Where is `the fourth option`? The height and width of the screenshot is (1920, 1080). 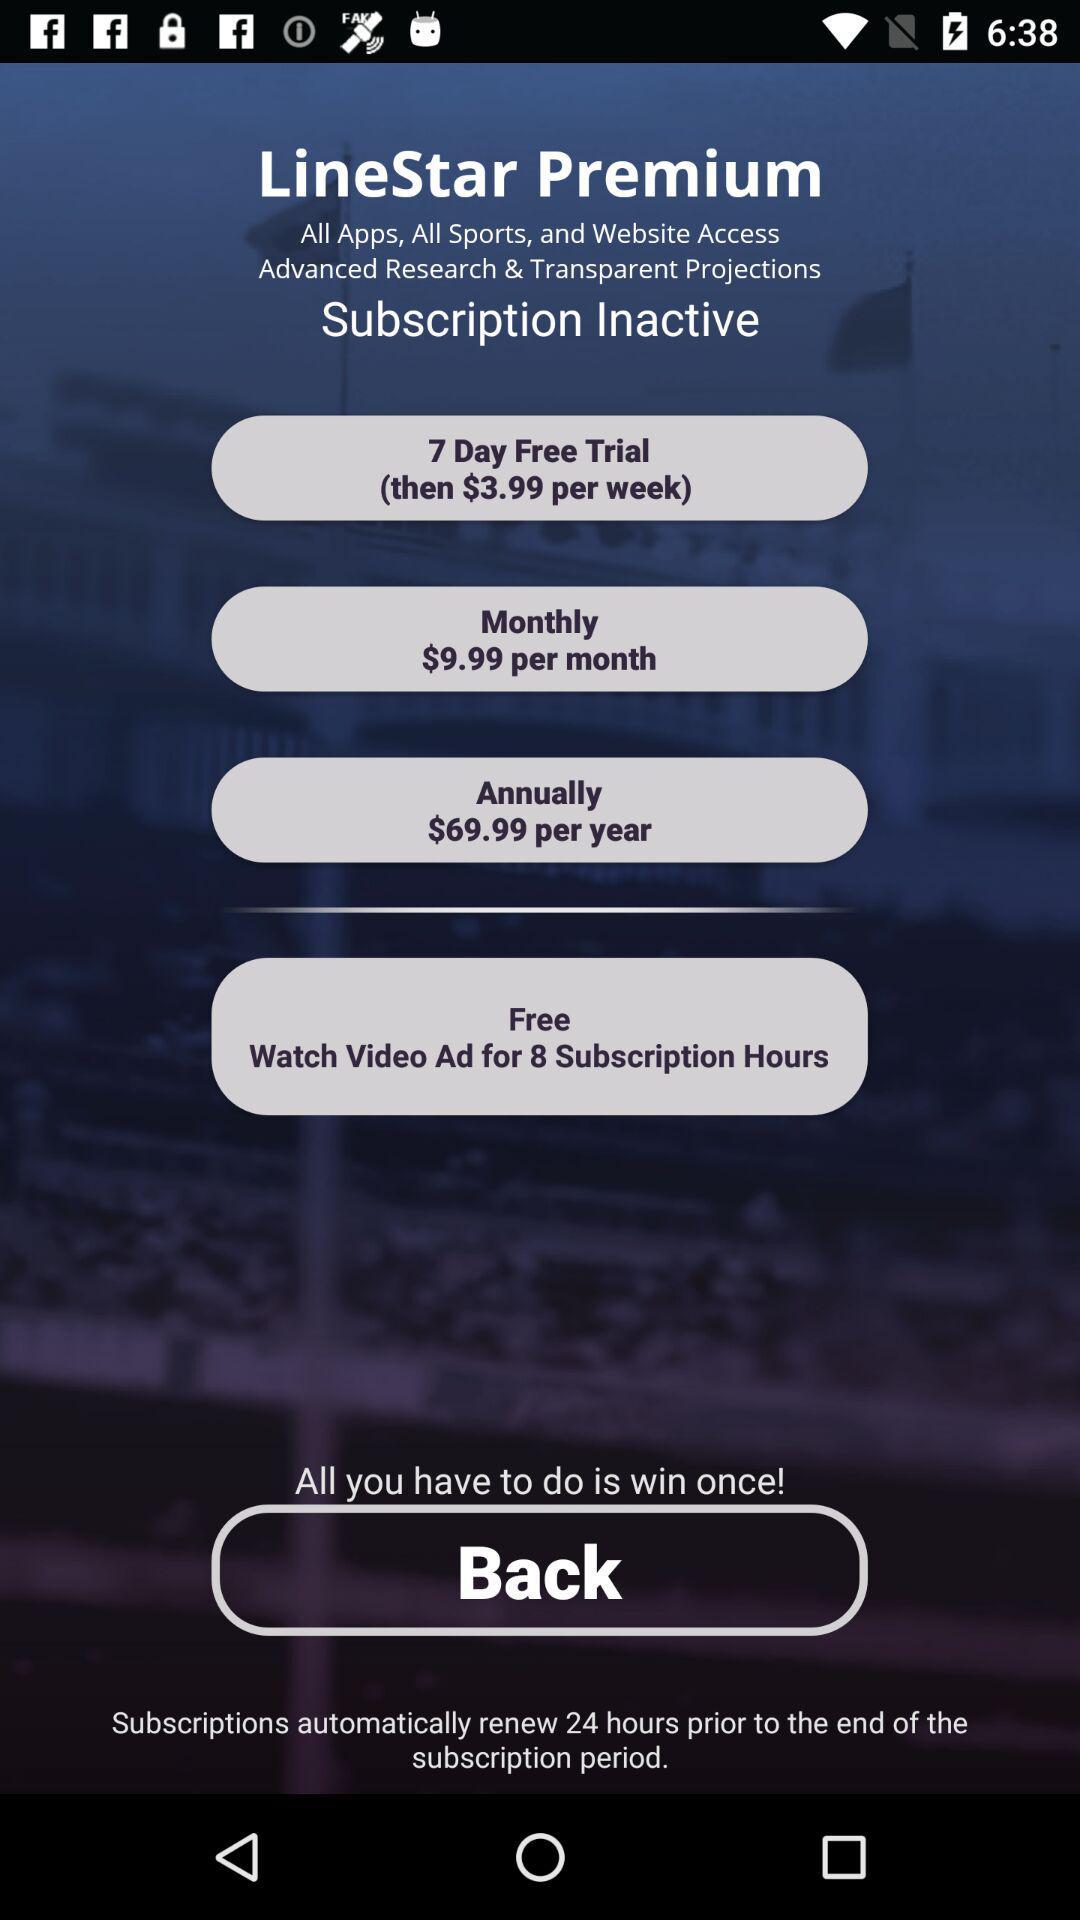 the fourth option is located at coordinates (540, 1036).